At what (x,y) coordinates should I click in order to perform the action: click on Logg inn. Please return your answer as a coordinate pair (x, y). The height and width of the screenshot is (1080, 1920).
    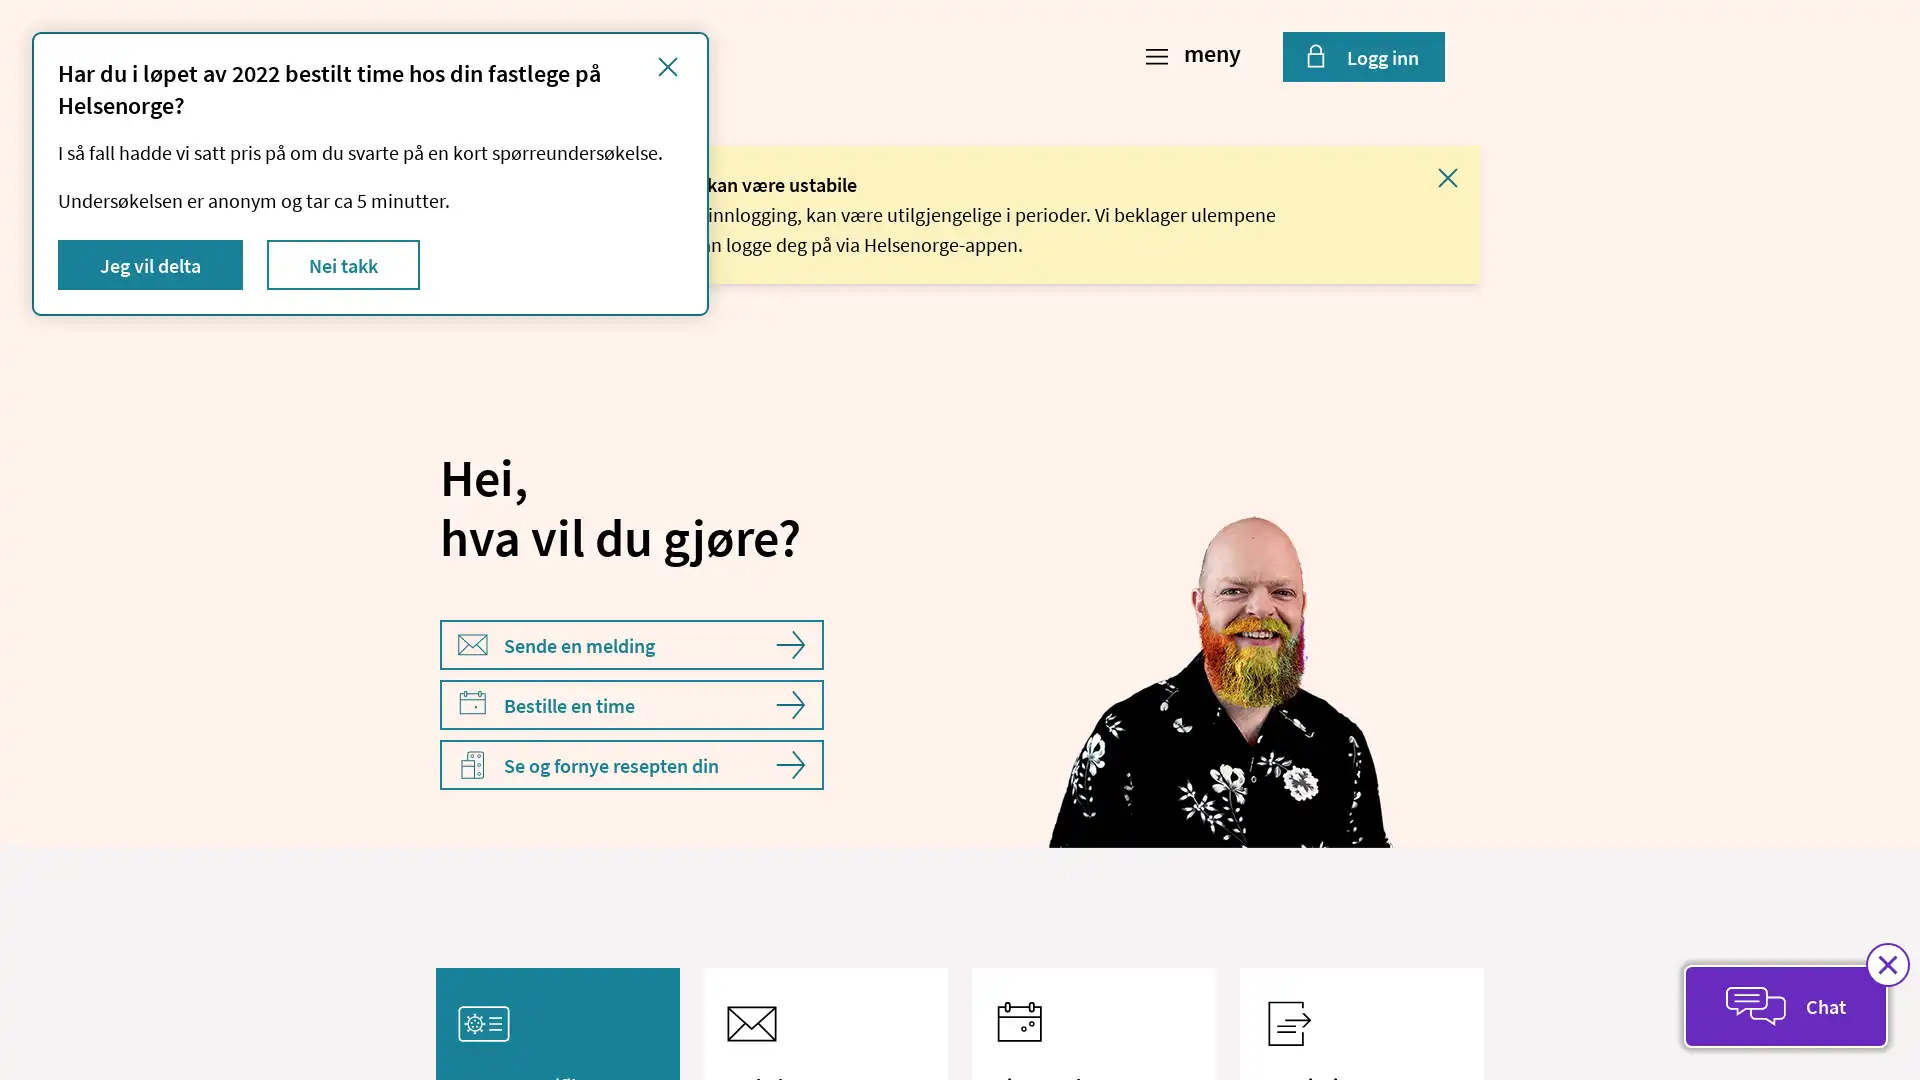
    Looking at the image, I should click on (1362, 56).